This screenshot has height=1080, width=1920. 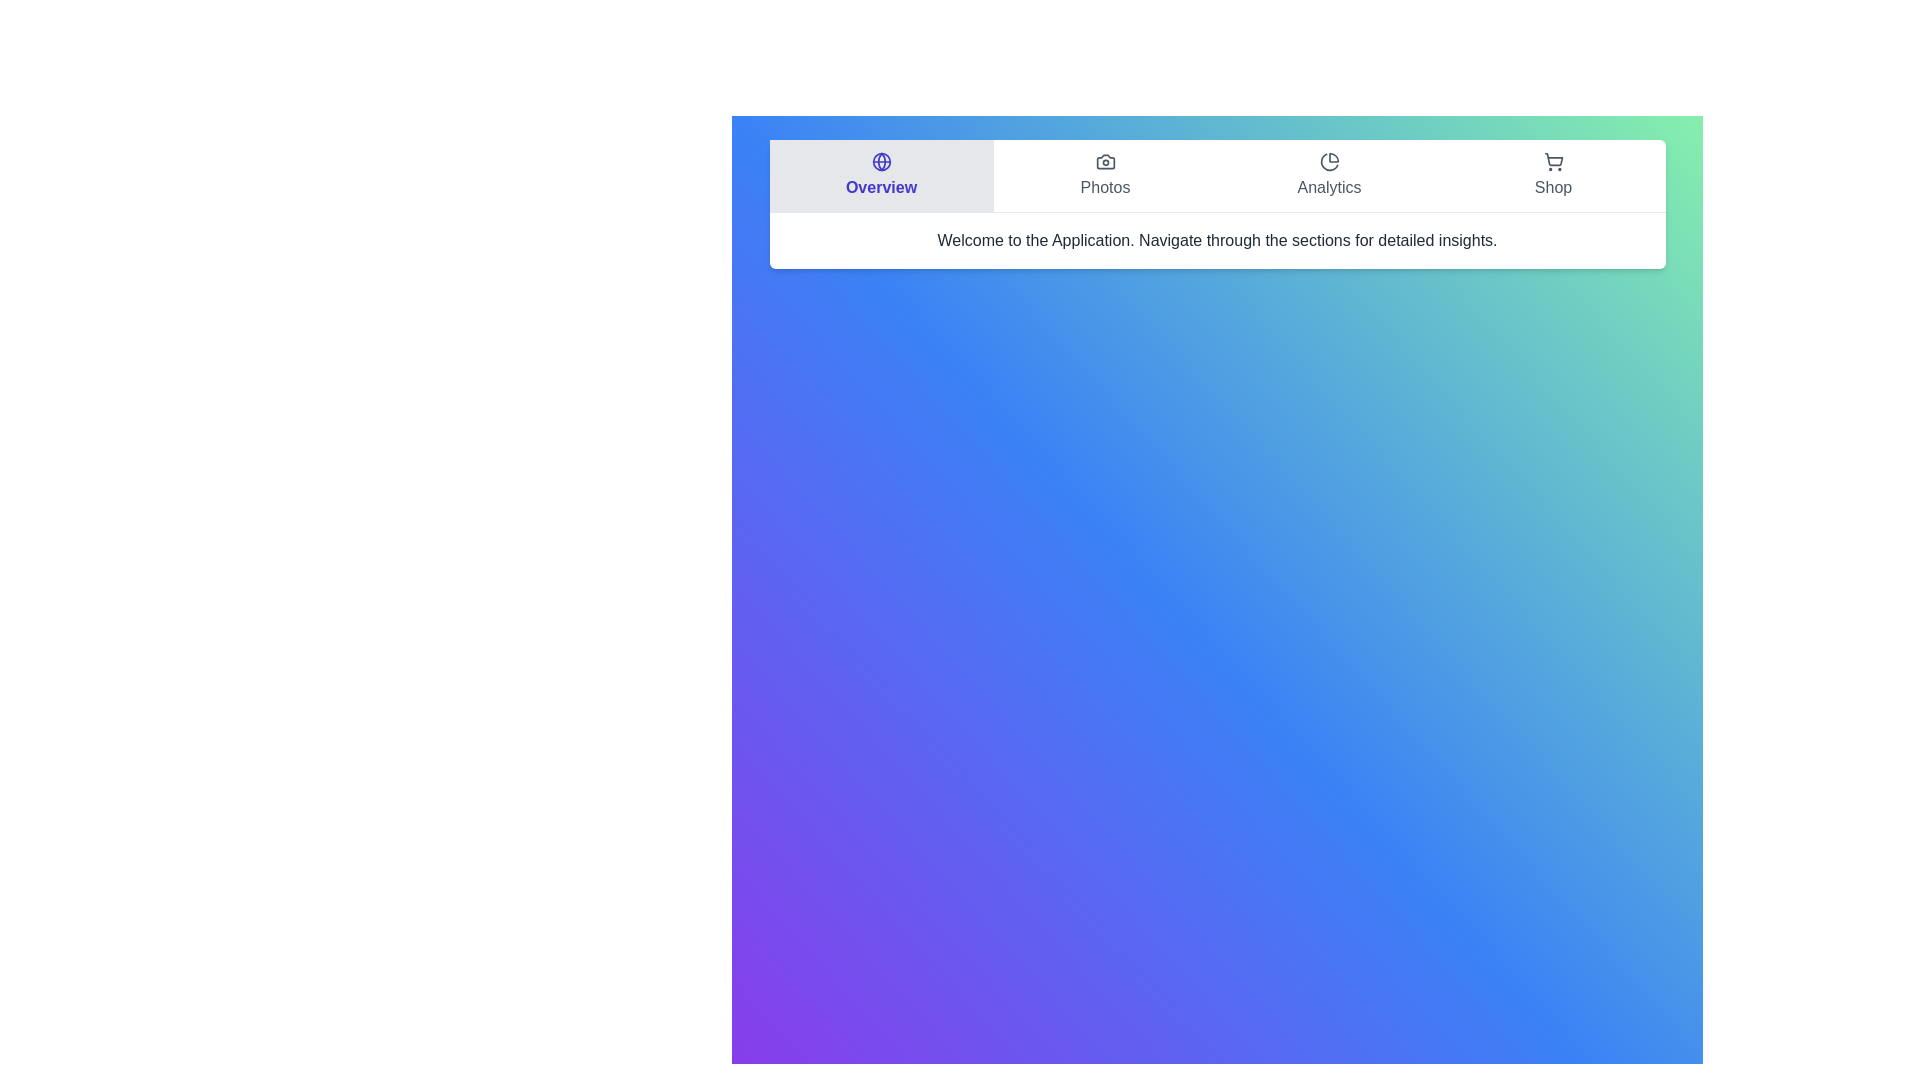 I want to click on the 'Analytics' icon in the top navigation bar, so click(x=1329, y=161).